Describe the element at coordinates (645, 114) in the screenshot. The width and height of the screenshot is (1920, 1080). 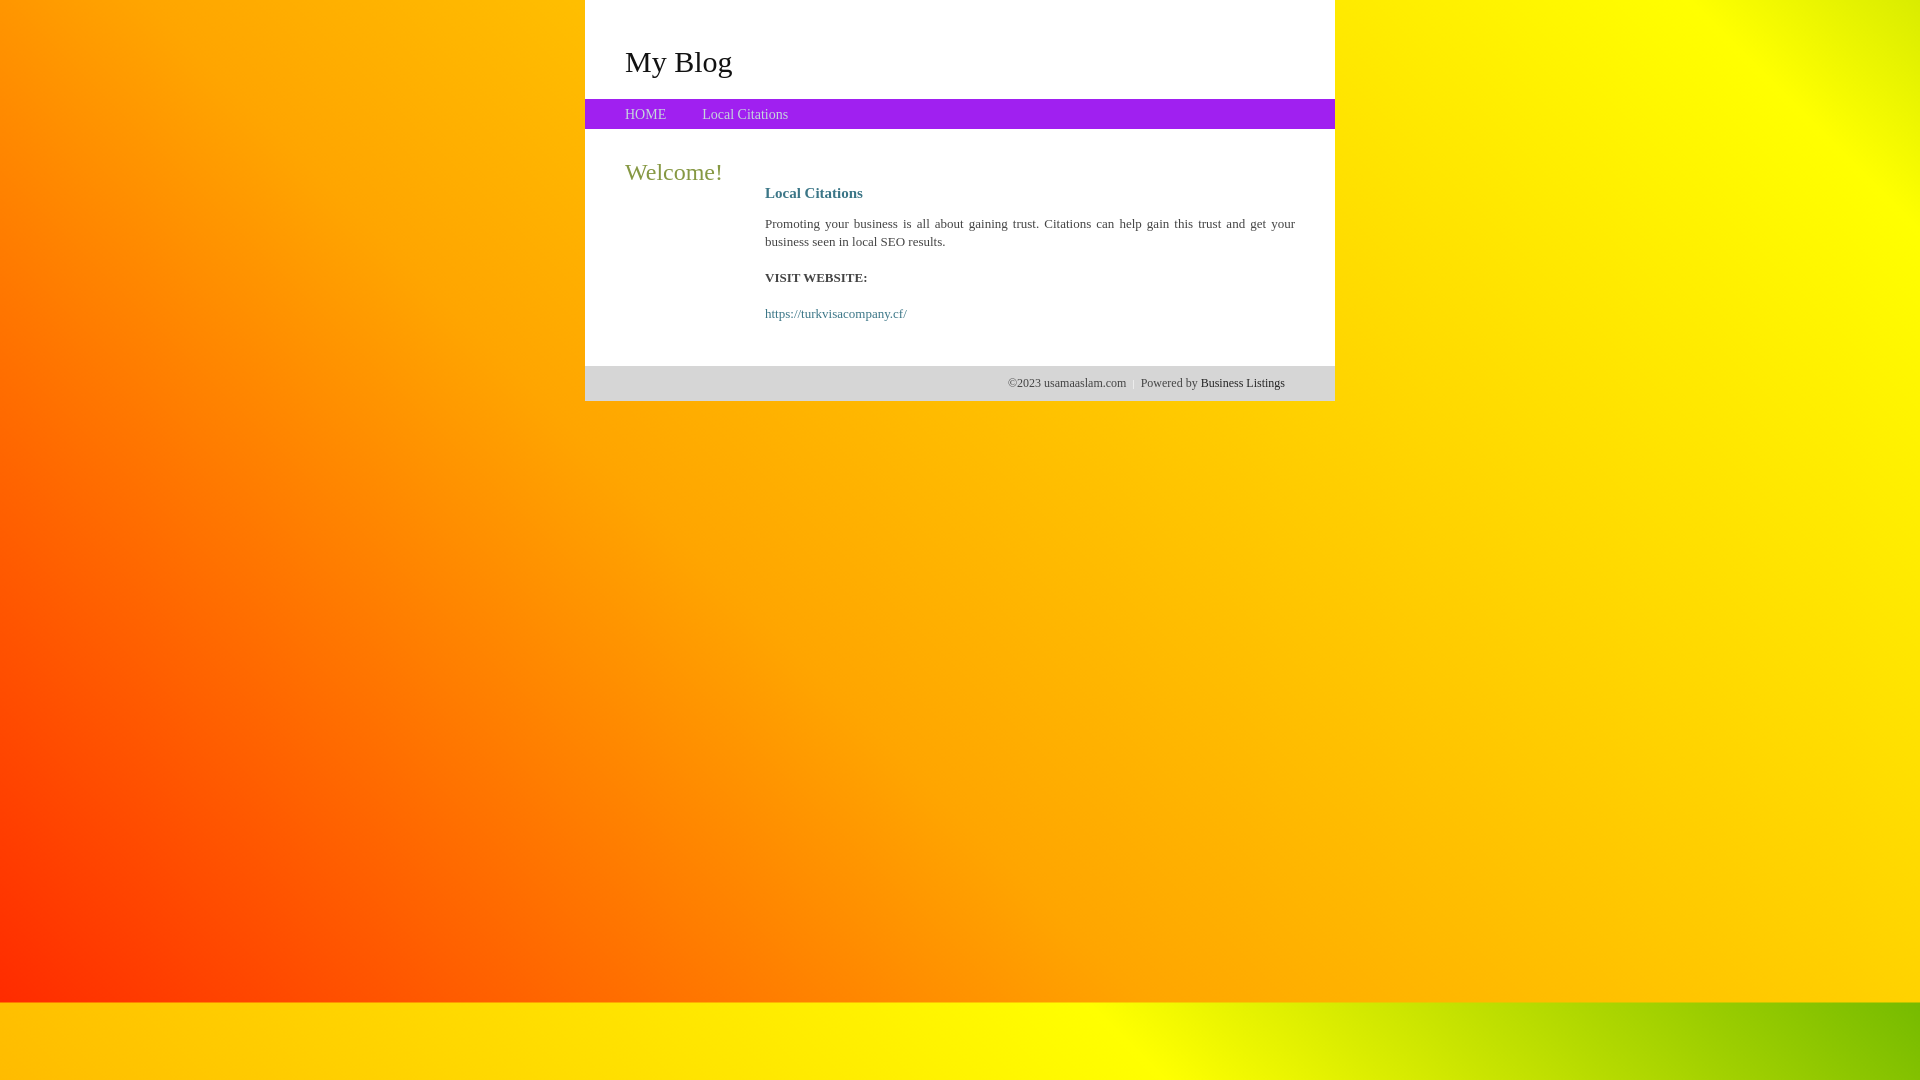
I see `'HOME'` at that location.